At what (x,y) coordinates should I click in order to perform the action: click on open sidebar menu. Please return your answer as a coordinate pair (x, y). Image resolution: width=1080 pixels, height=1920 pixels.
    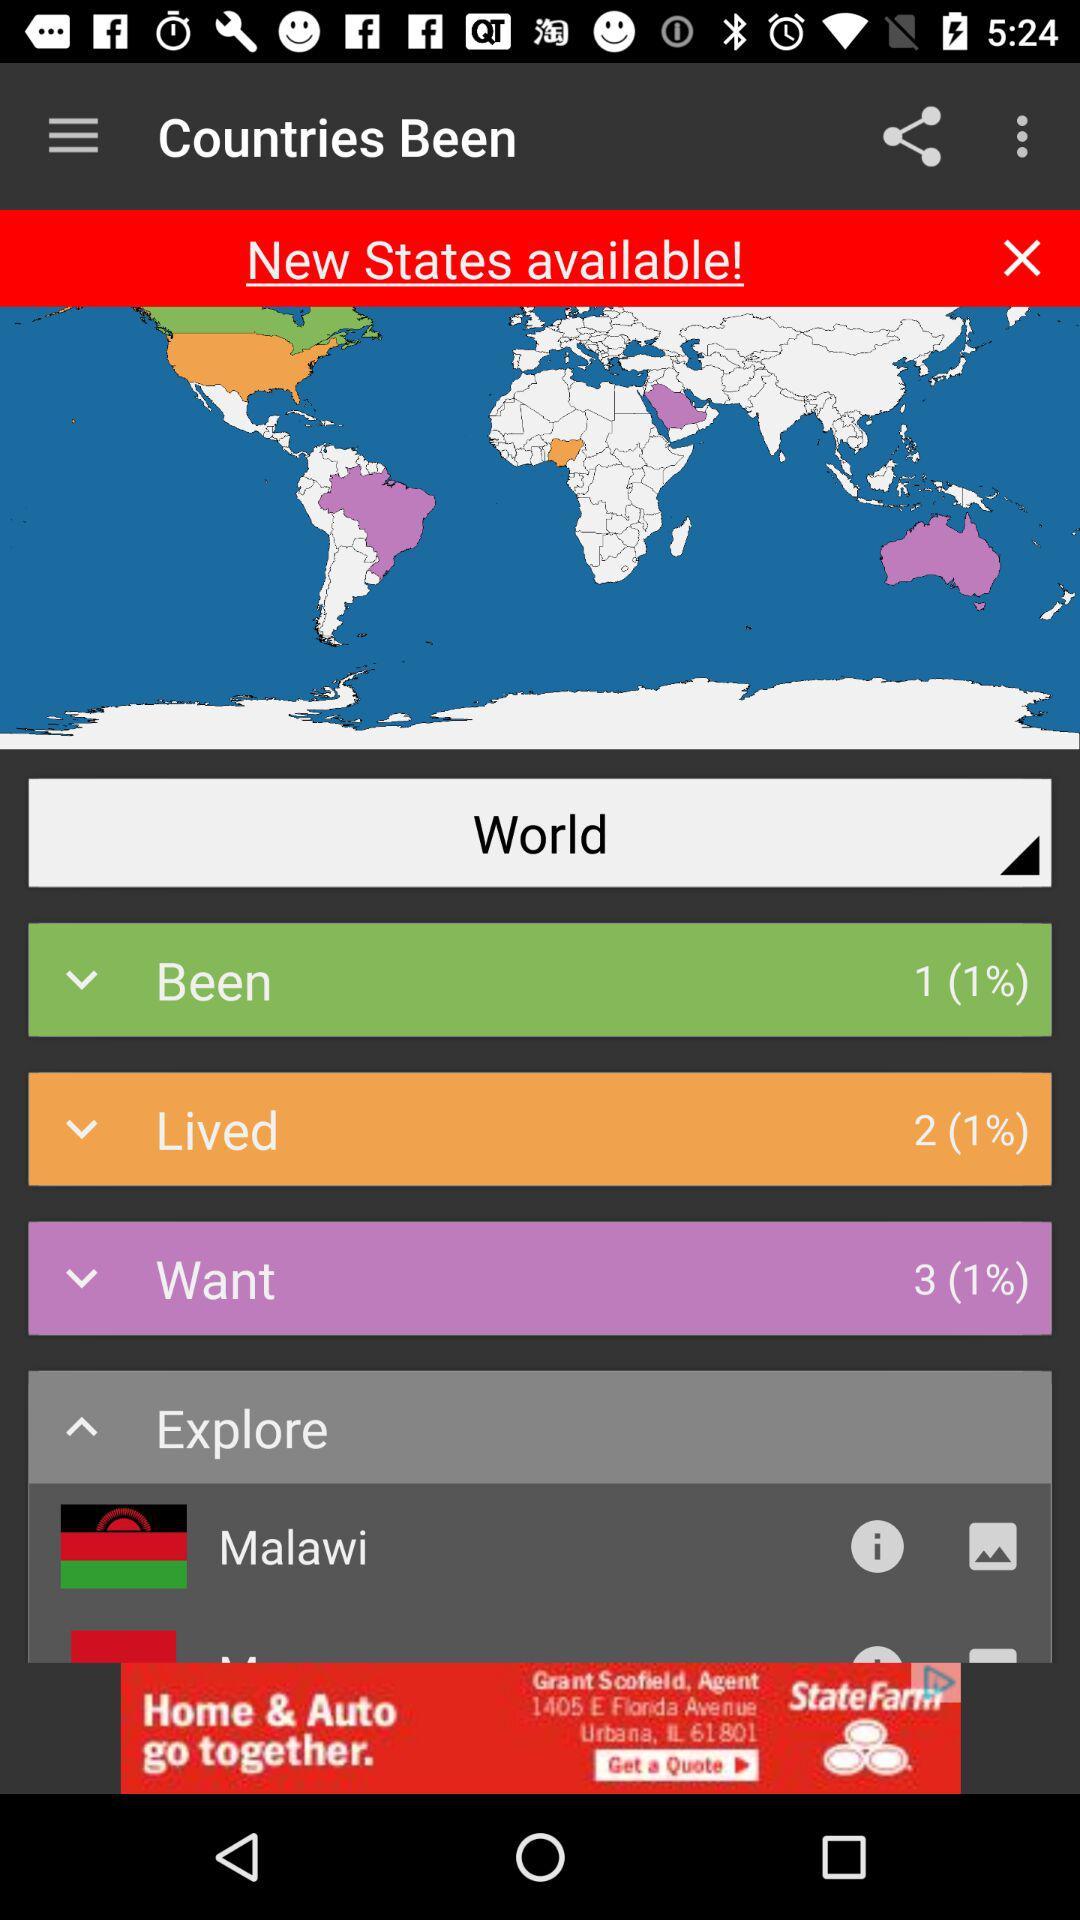
    Looking at the image, I should click on (72, 135).